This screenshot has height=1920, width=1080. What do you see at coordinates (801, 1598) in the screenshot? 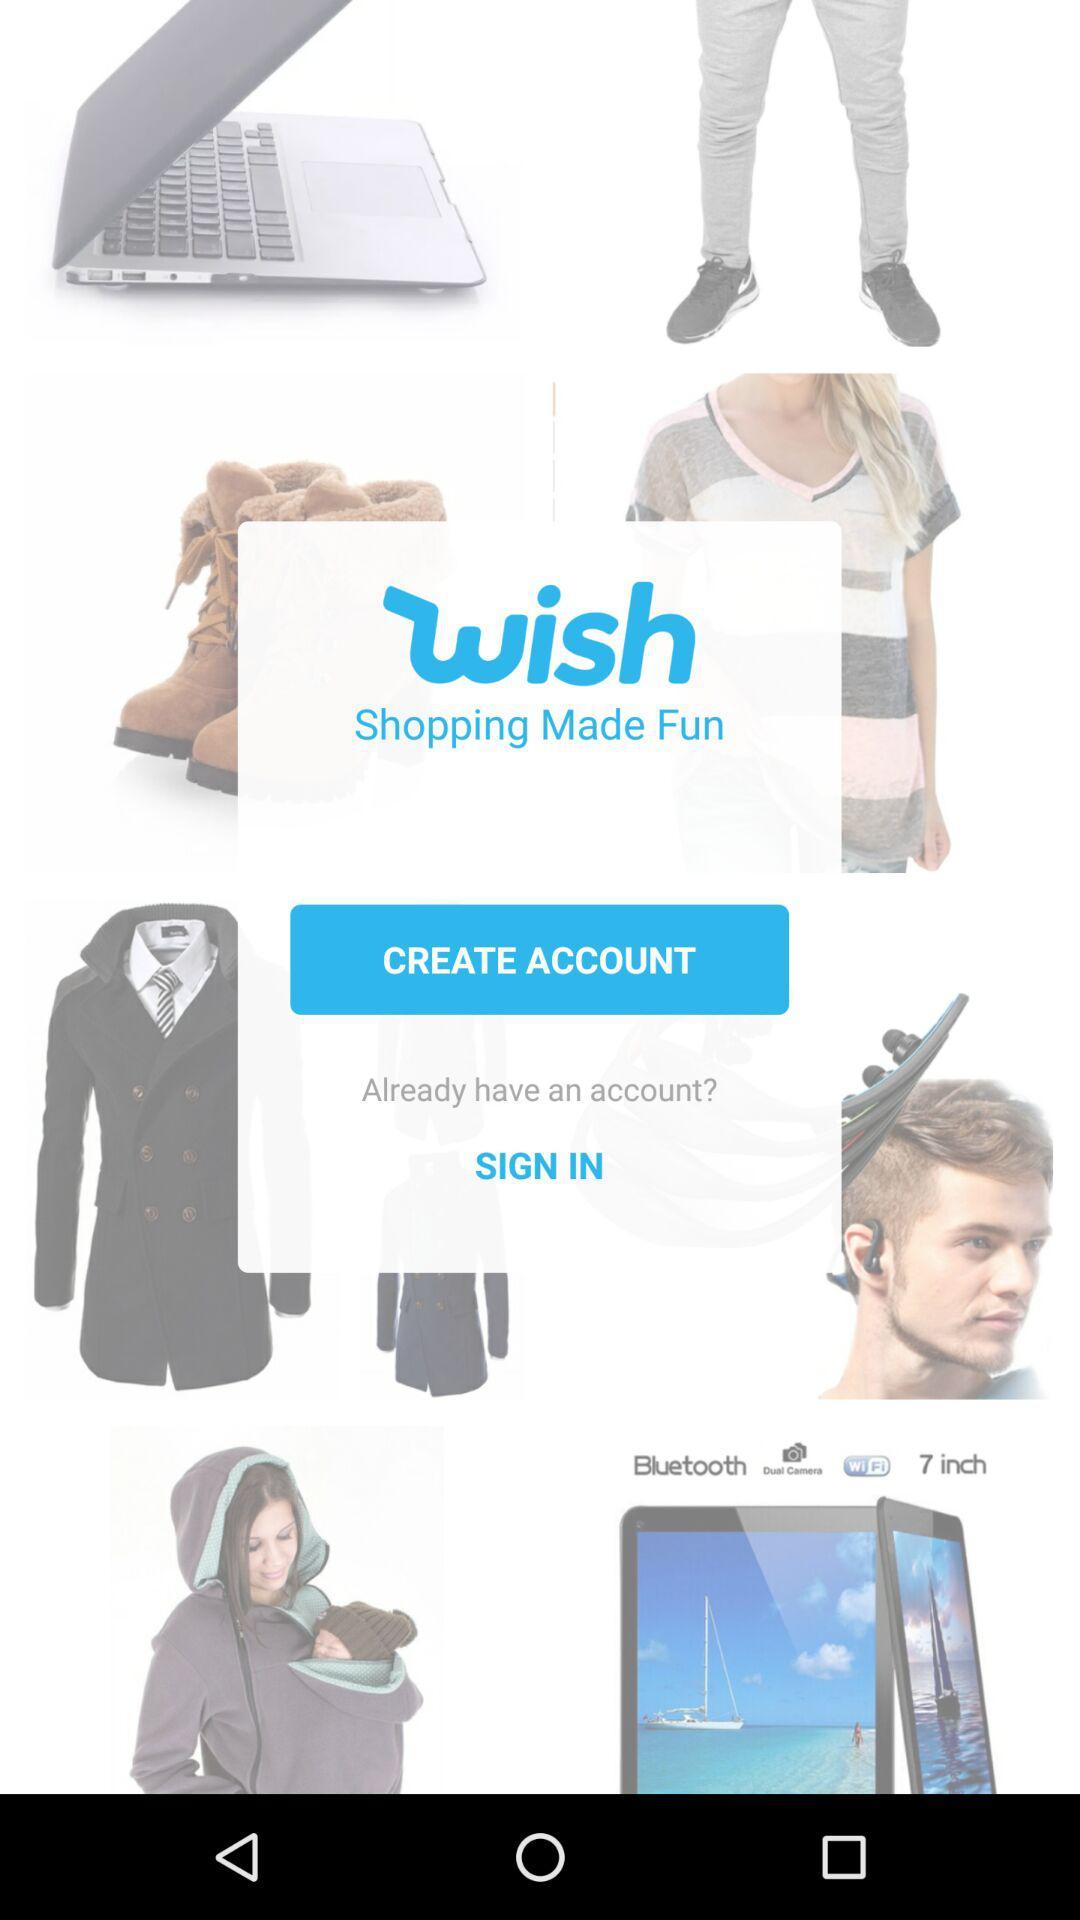
I see `right corner phone image from bottom` at bounding box center [801, 1598].